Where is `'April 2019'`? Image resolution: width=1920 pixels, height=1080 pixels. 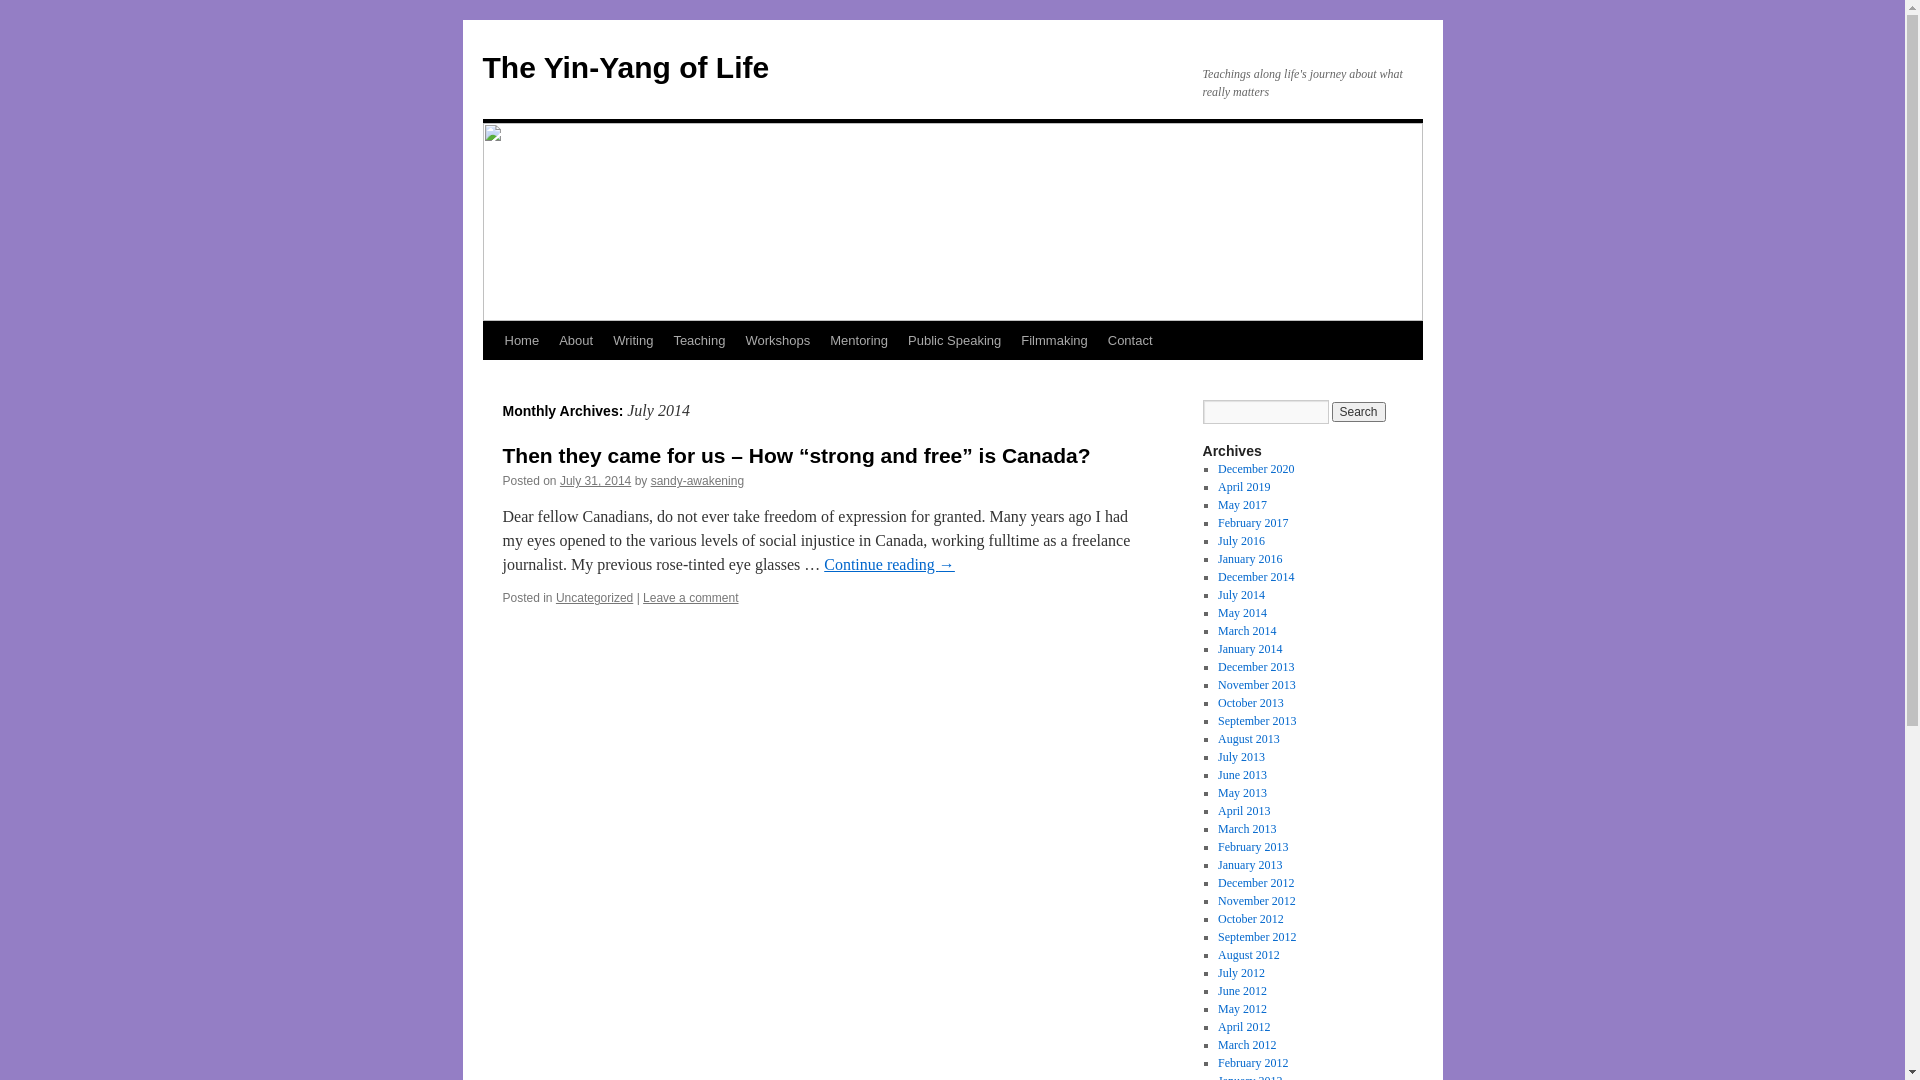 'April 2019' is located at coordinates (1242, 486).